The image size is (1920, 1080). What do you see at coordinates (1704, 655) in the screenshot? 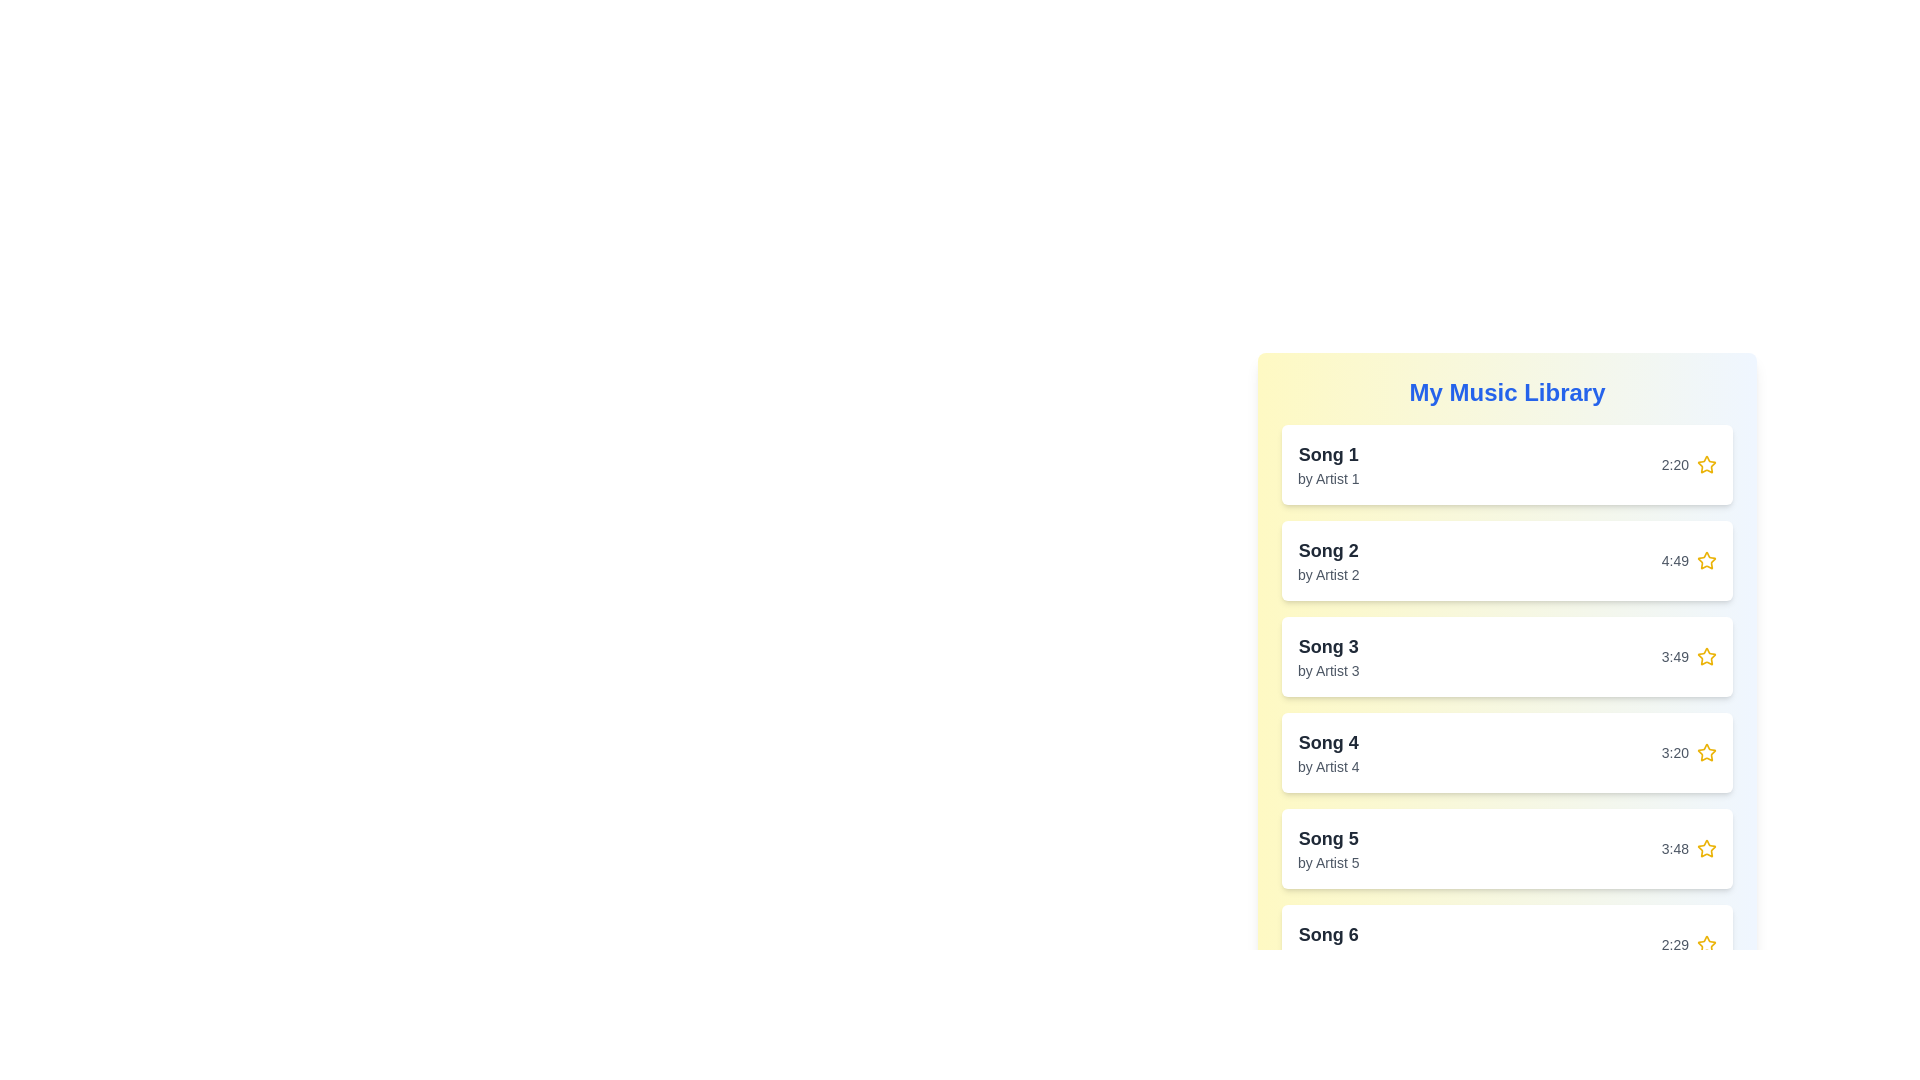
I see `the star icon located on the right side of the row for 'Song 3' in the 'My Music Library' section, which serves as a rating or favorite marker` at bounding box center [1704, 655].